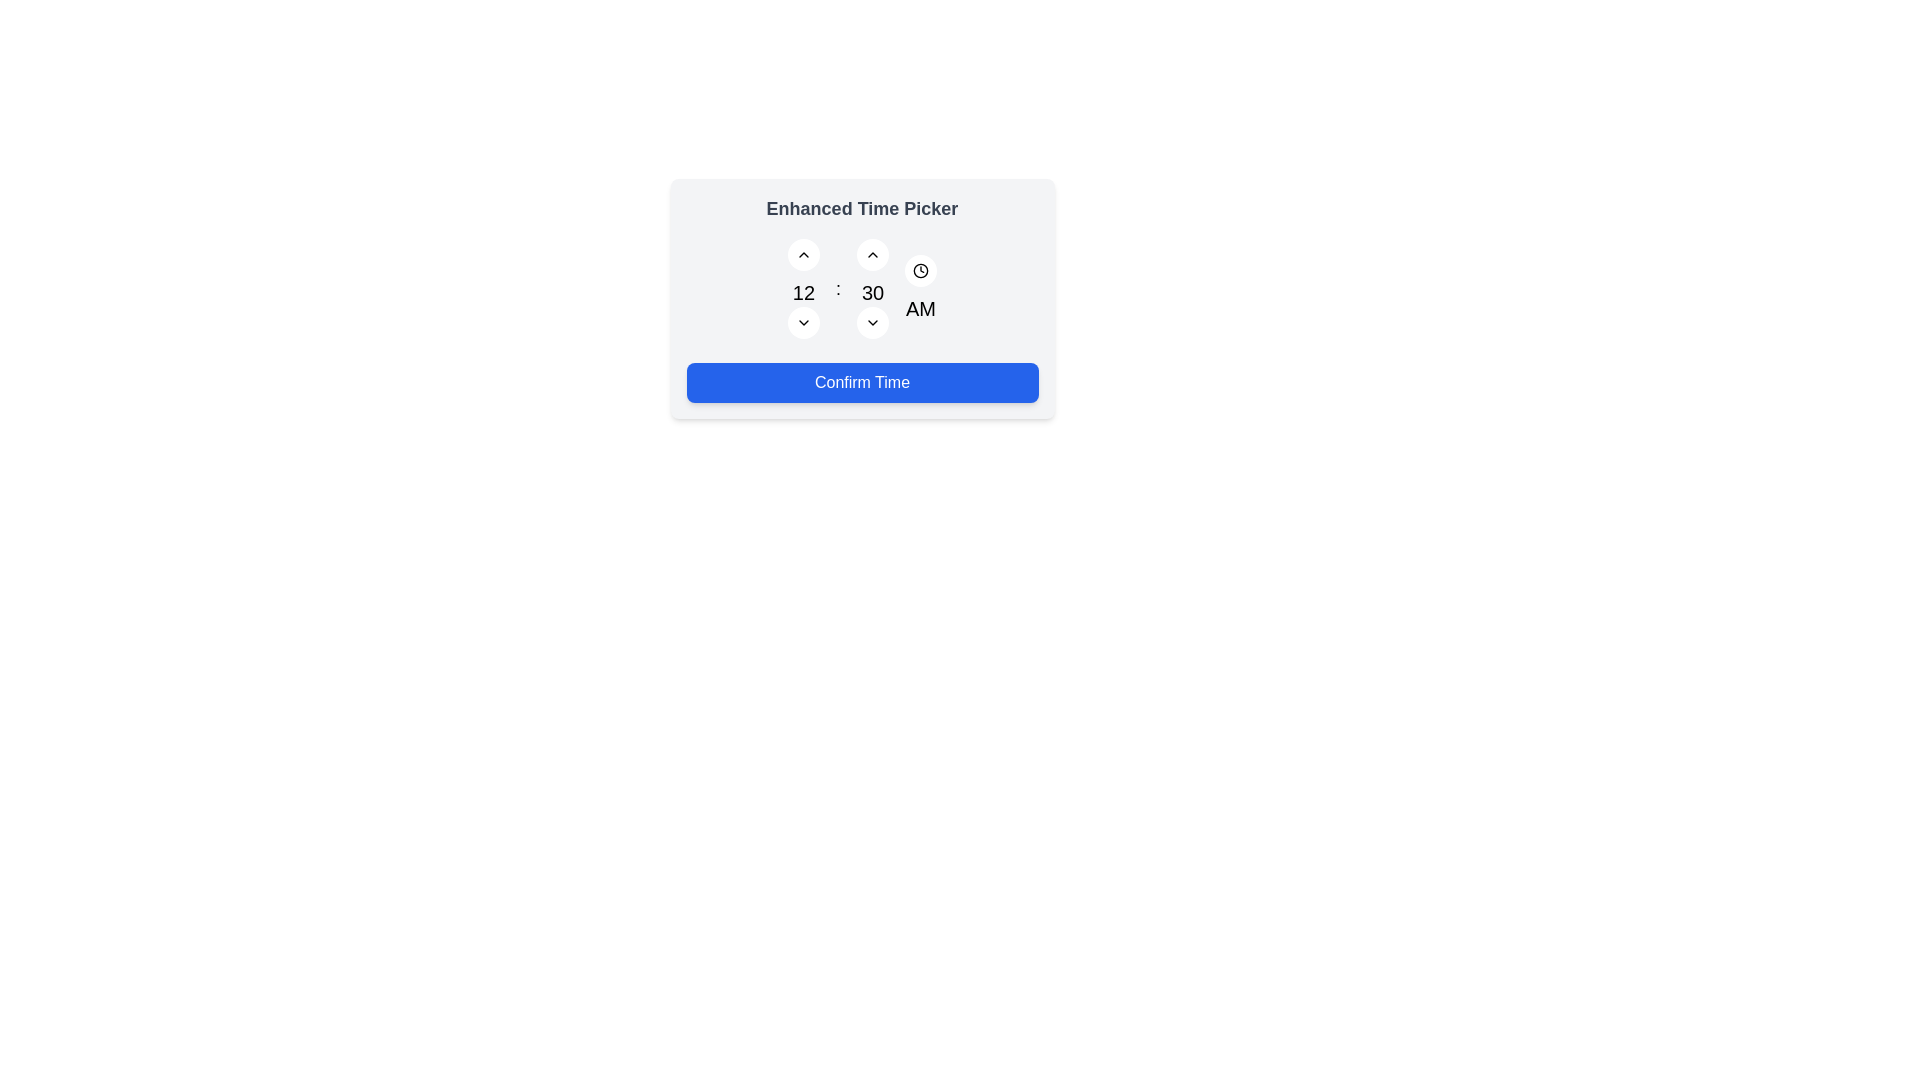  What do you see at coordinates (803, 253) in the screenshot?
I see `the upward-pointing arrow icon button located above the '12' input field in the time selector to increment the hour value` at bounding box center [803, 253].